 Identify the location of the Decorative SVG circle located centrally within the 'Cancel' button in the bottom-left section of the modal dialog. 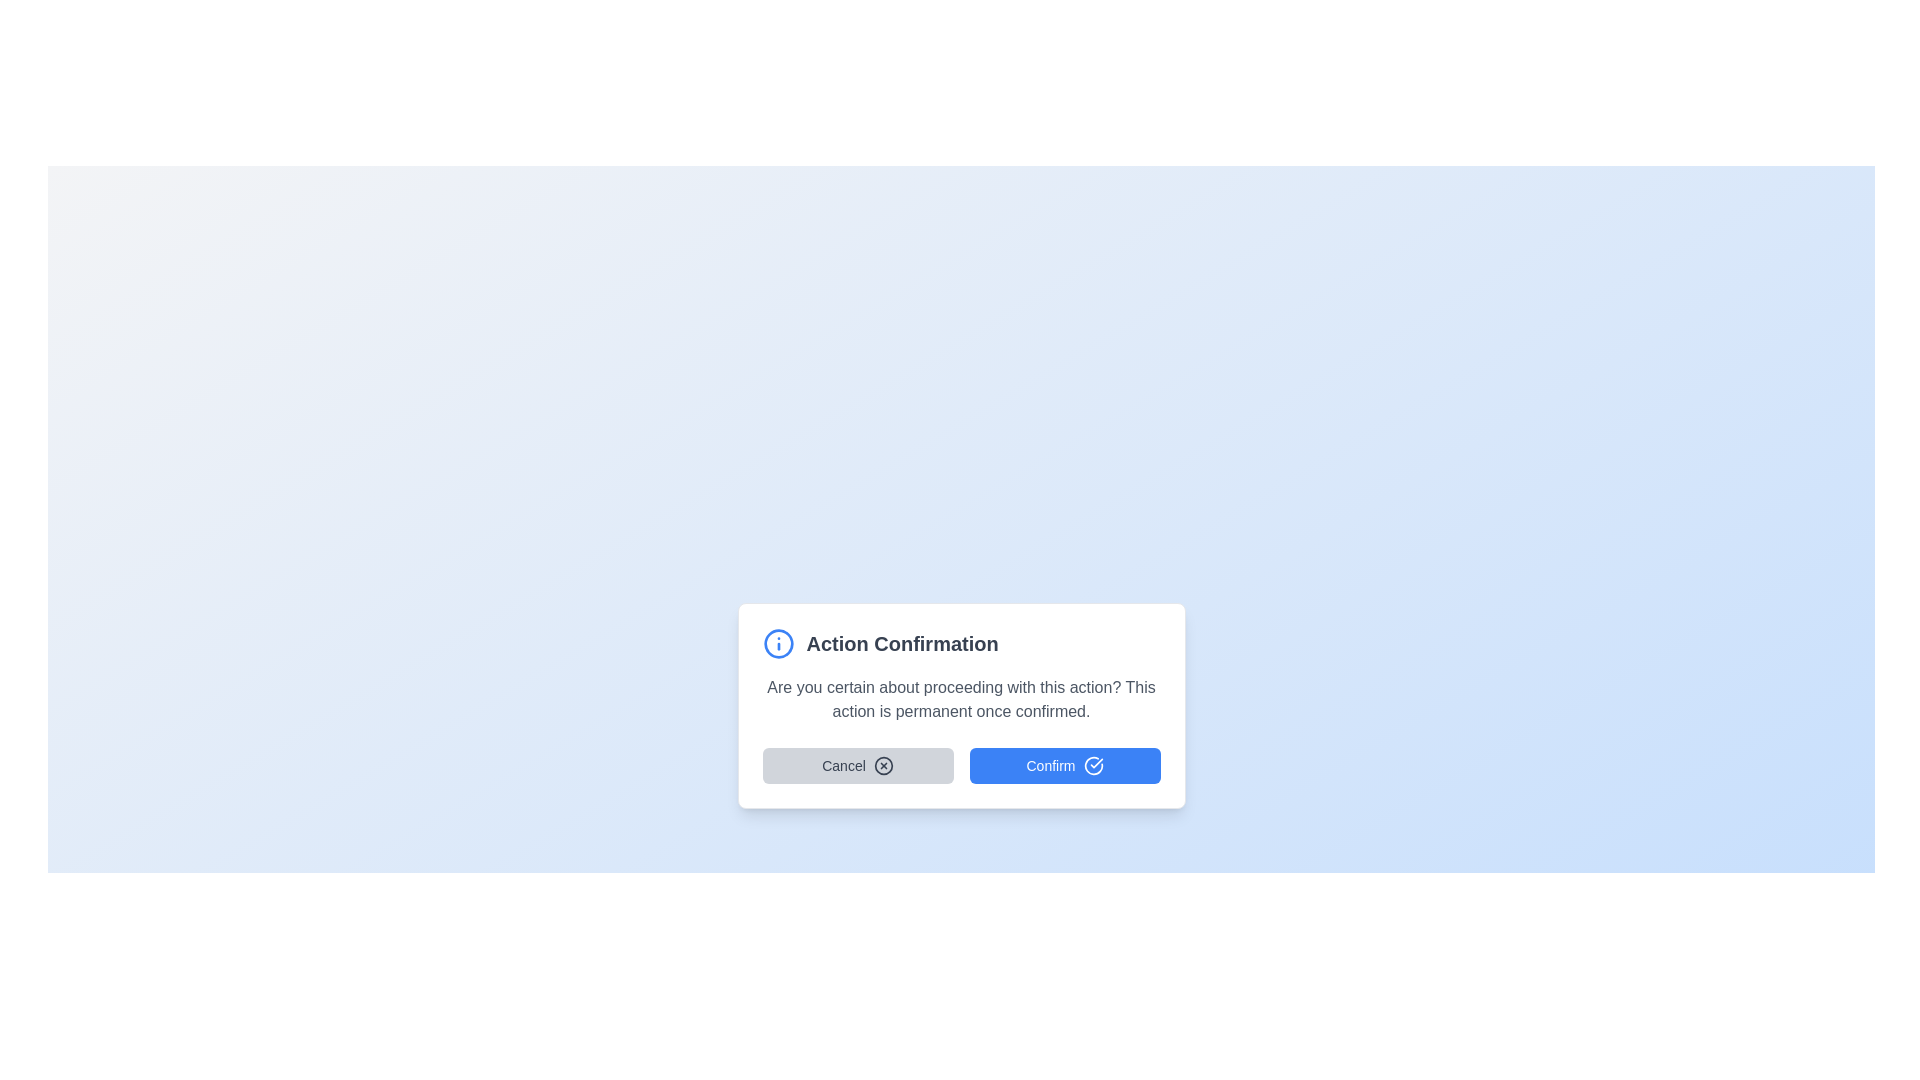
(882, 765).